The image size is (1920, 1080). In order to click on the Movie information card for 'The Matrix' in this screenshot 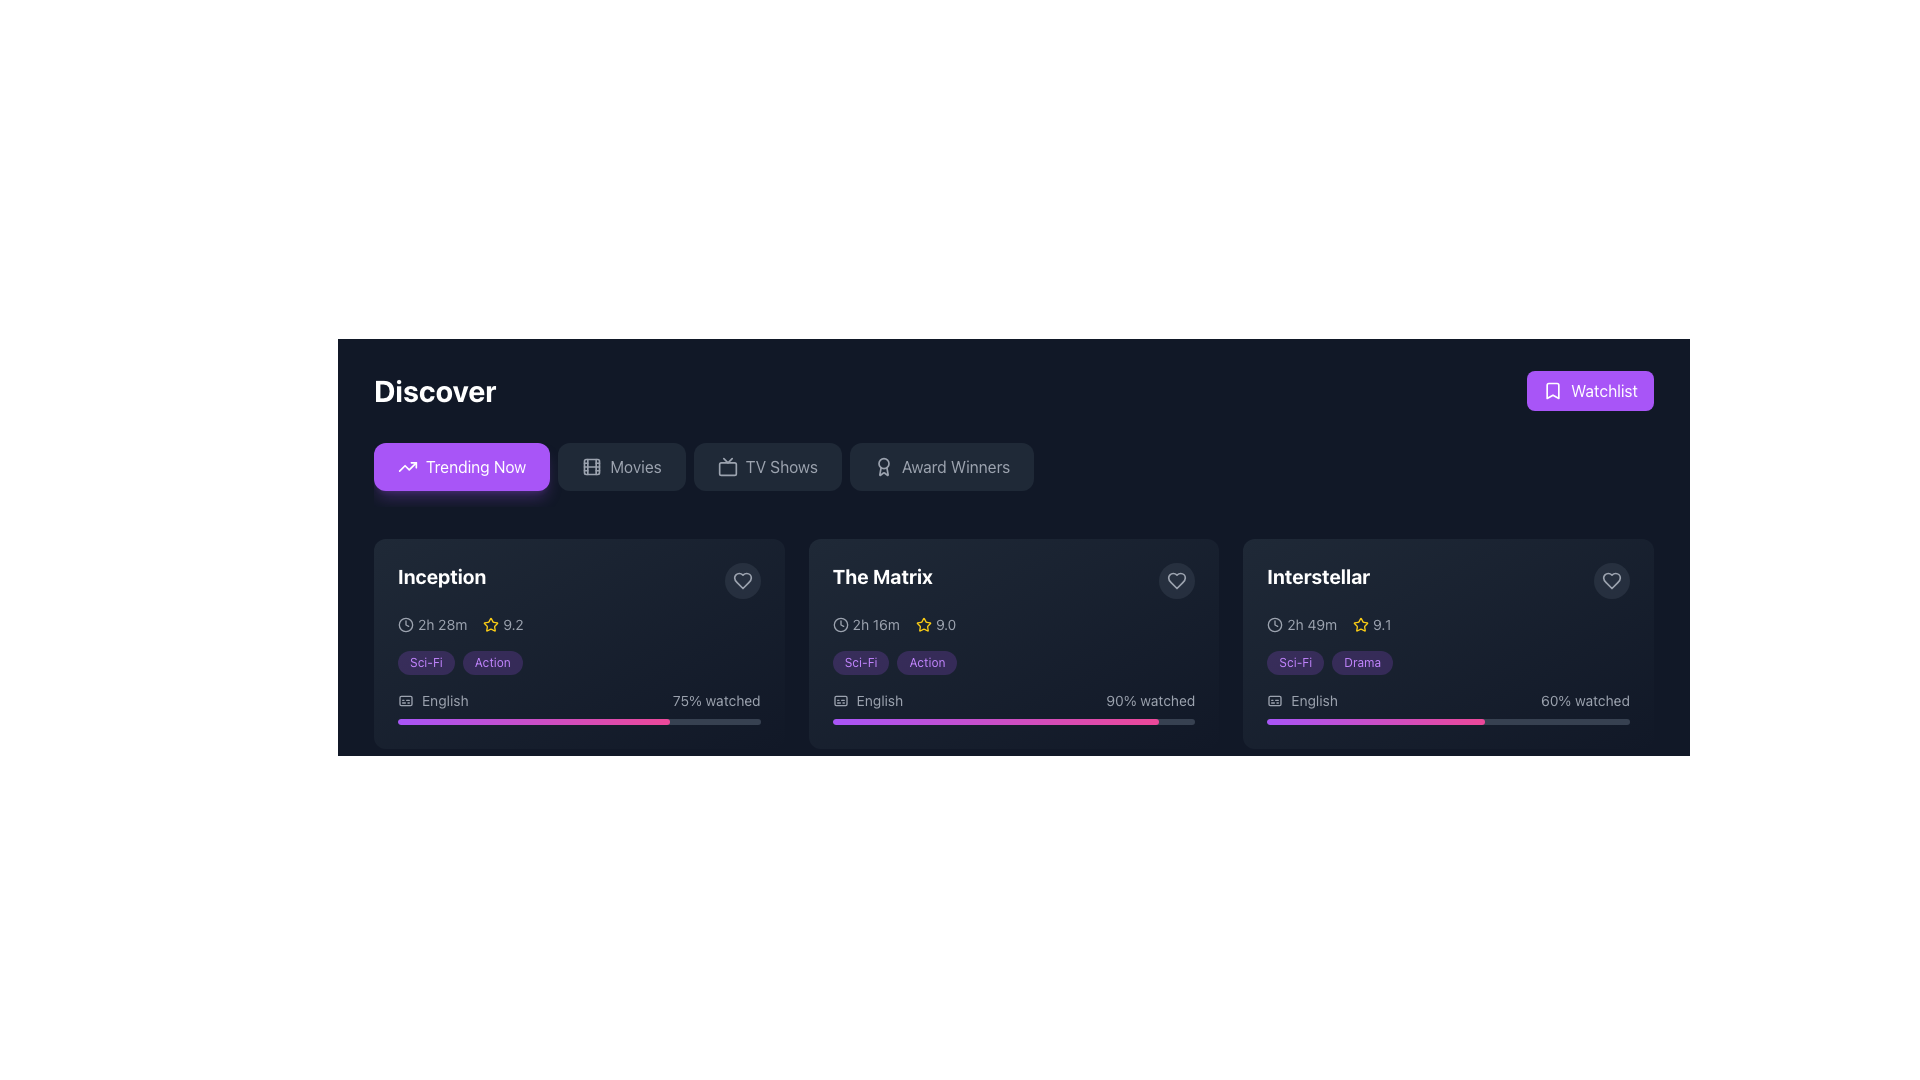, I will do `click(1013, 644)`.